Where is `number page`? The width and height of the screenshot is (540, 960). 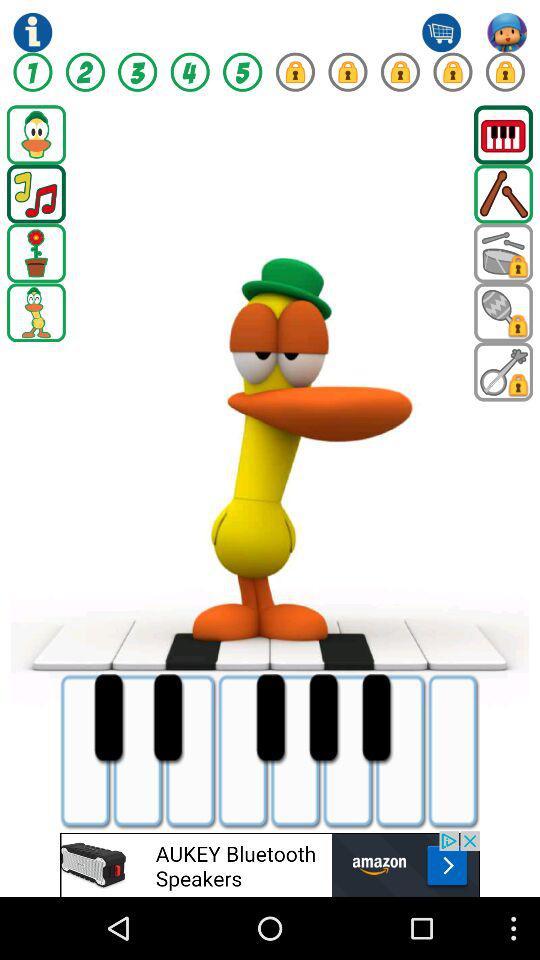 number page is located at coordinates (346, 72).